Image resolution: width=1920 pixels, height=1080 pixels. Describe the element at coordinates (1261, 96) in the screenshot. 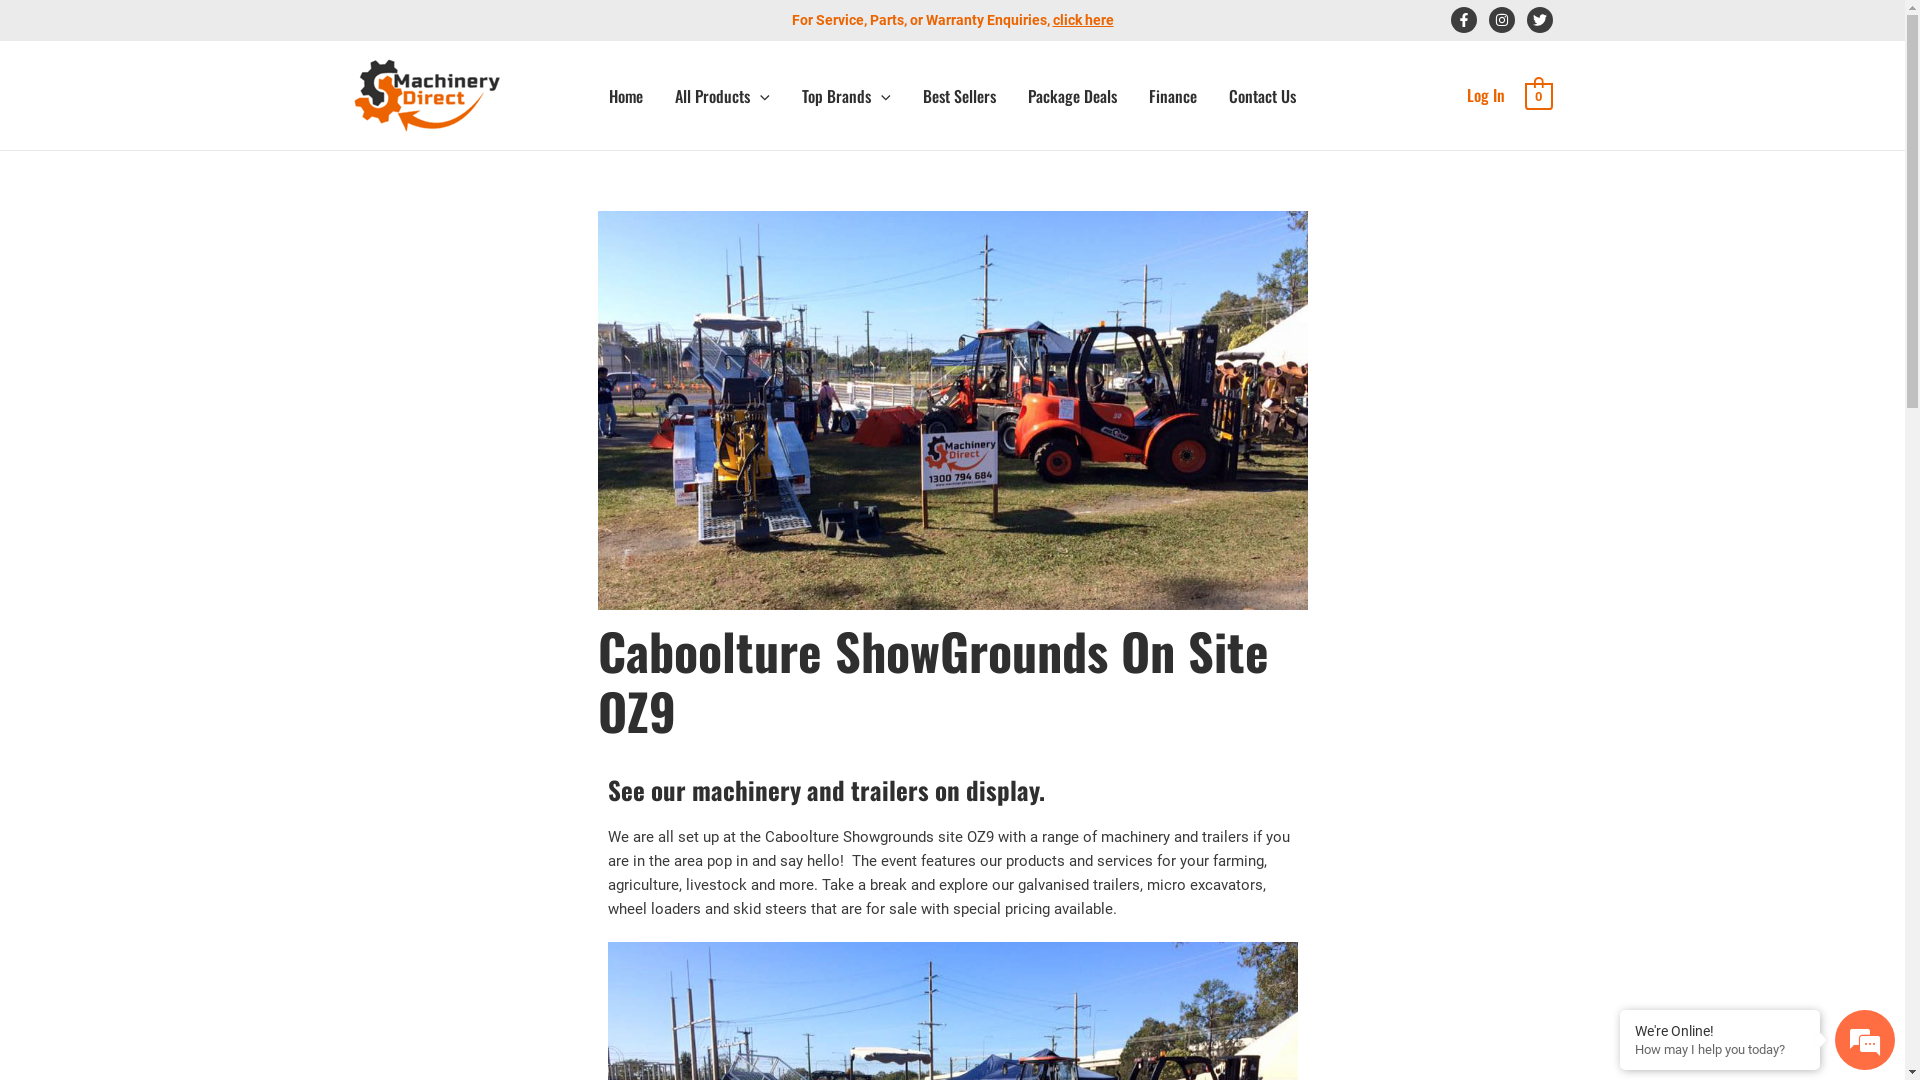

I see `'Contact Us'` at that location.